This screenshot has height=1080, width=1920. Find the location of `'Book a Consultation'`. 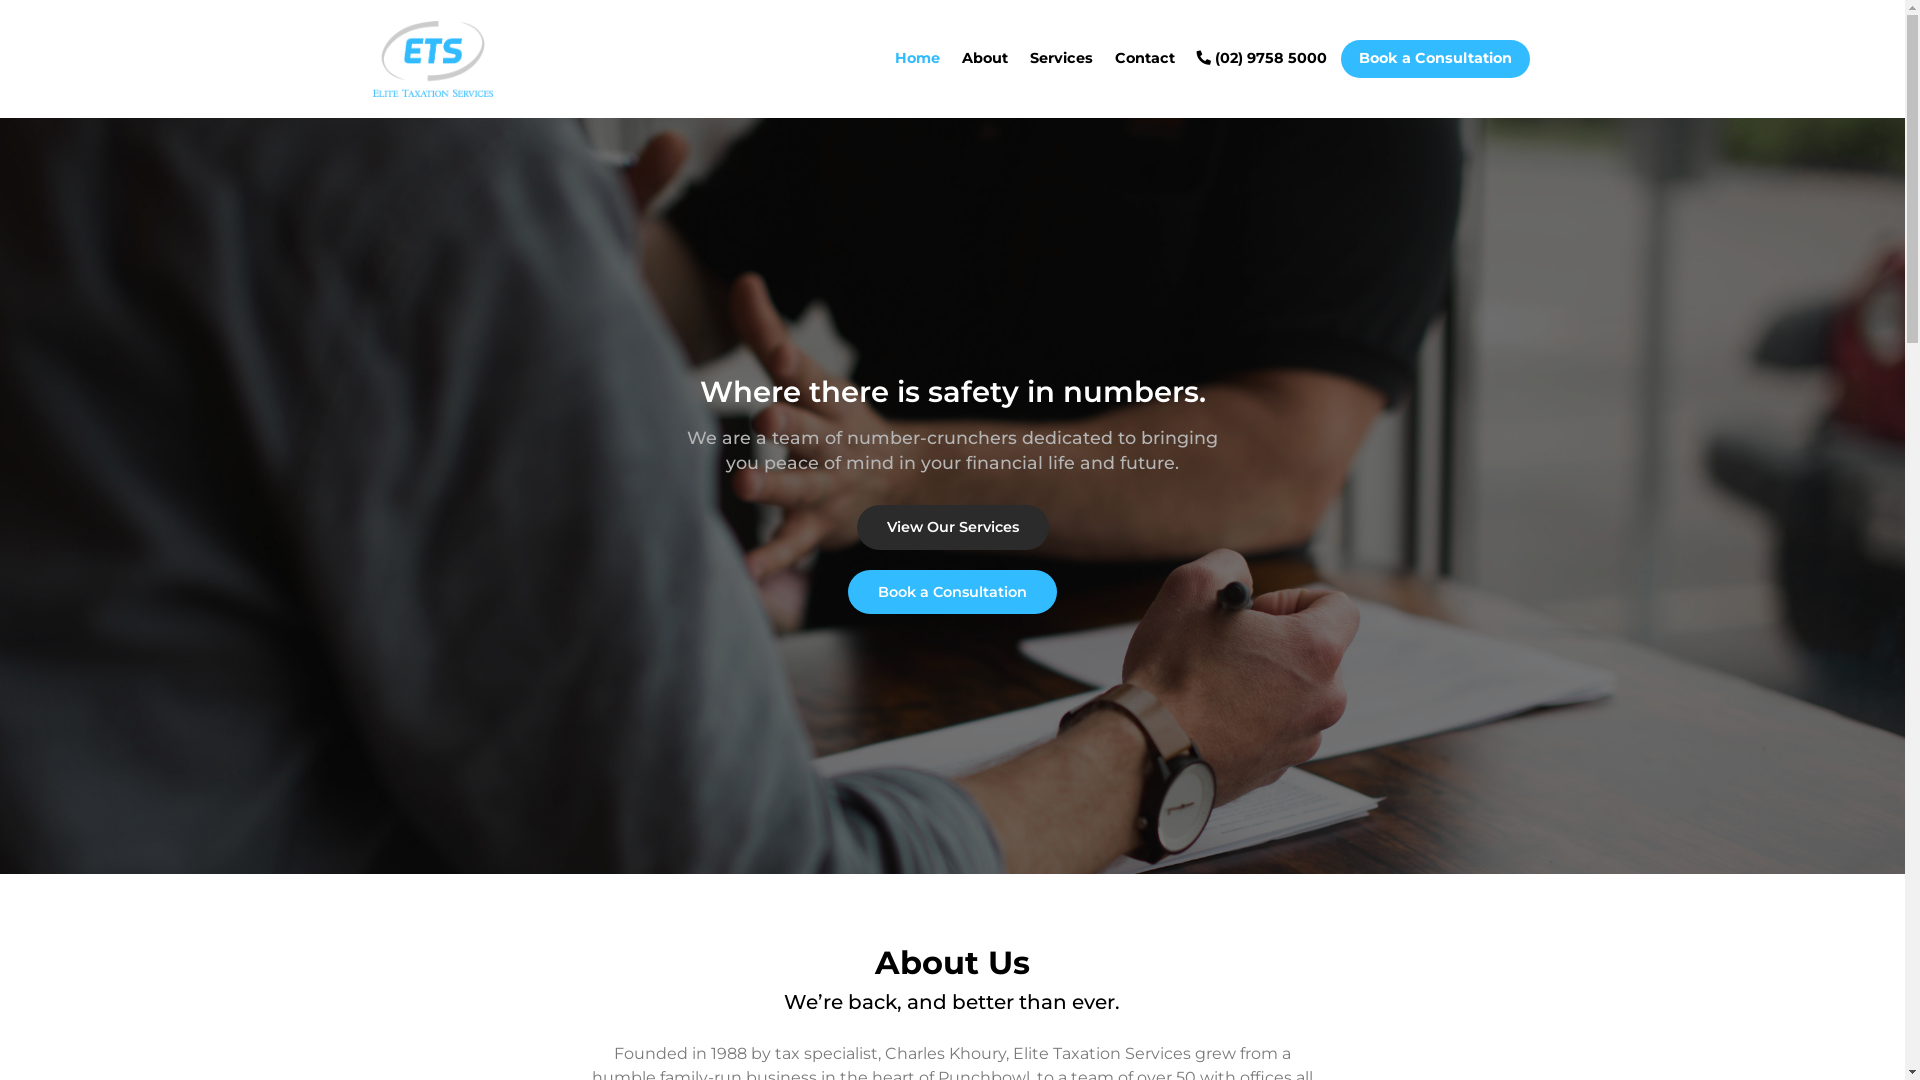

'Book a Consultation' is located at coordinates (951, 590).